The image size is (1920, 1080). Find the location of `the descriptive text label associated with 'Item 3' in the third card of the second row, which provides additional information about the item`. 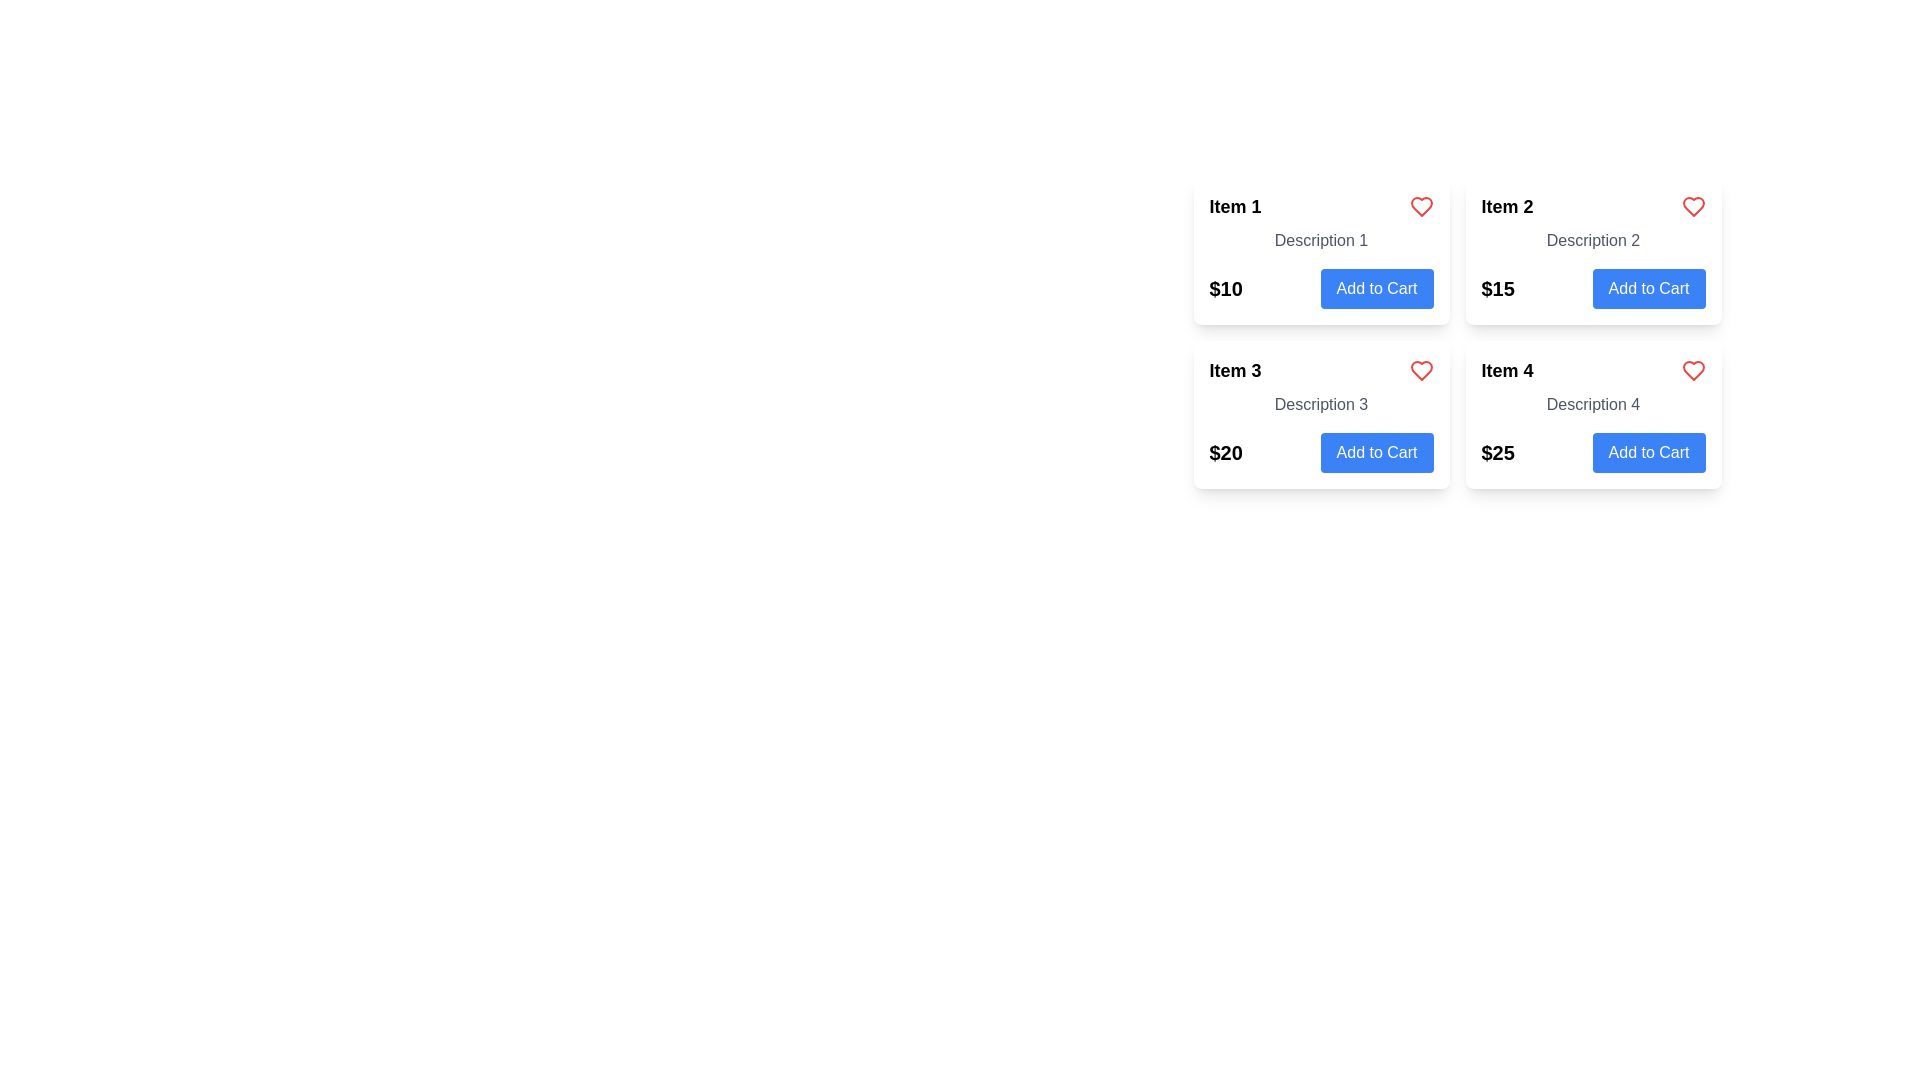

the descriptive text label associated with 'Item 3' in the third card of the second row, which provides additional information about the item is located at coordinates (1321, 405).